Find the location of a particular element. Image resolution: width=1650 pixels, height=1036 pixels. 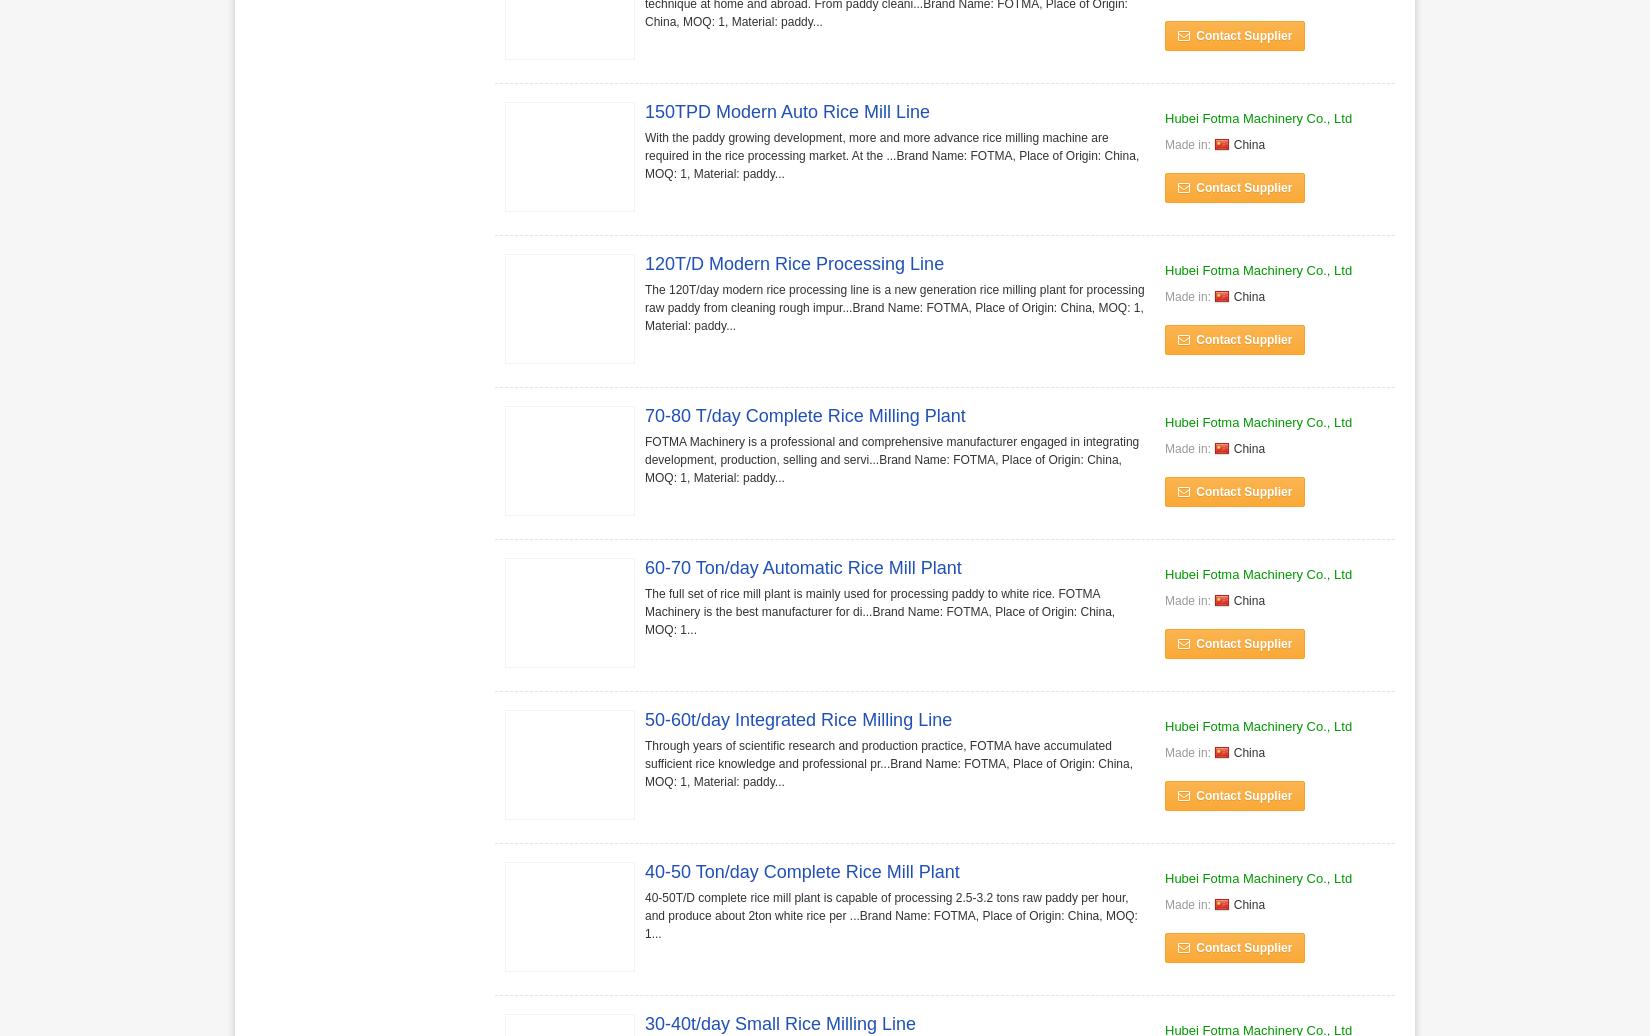

'The full set of rice mill plant is mainly used for processing paddy to white rice. FOTMA Machinery is the best manufacturer for di...Brand Name: FOTMA, Place of Origin: China, MOQ: 1...' is located at coordinates (879, 611).